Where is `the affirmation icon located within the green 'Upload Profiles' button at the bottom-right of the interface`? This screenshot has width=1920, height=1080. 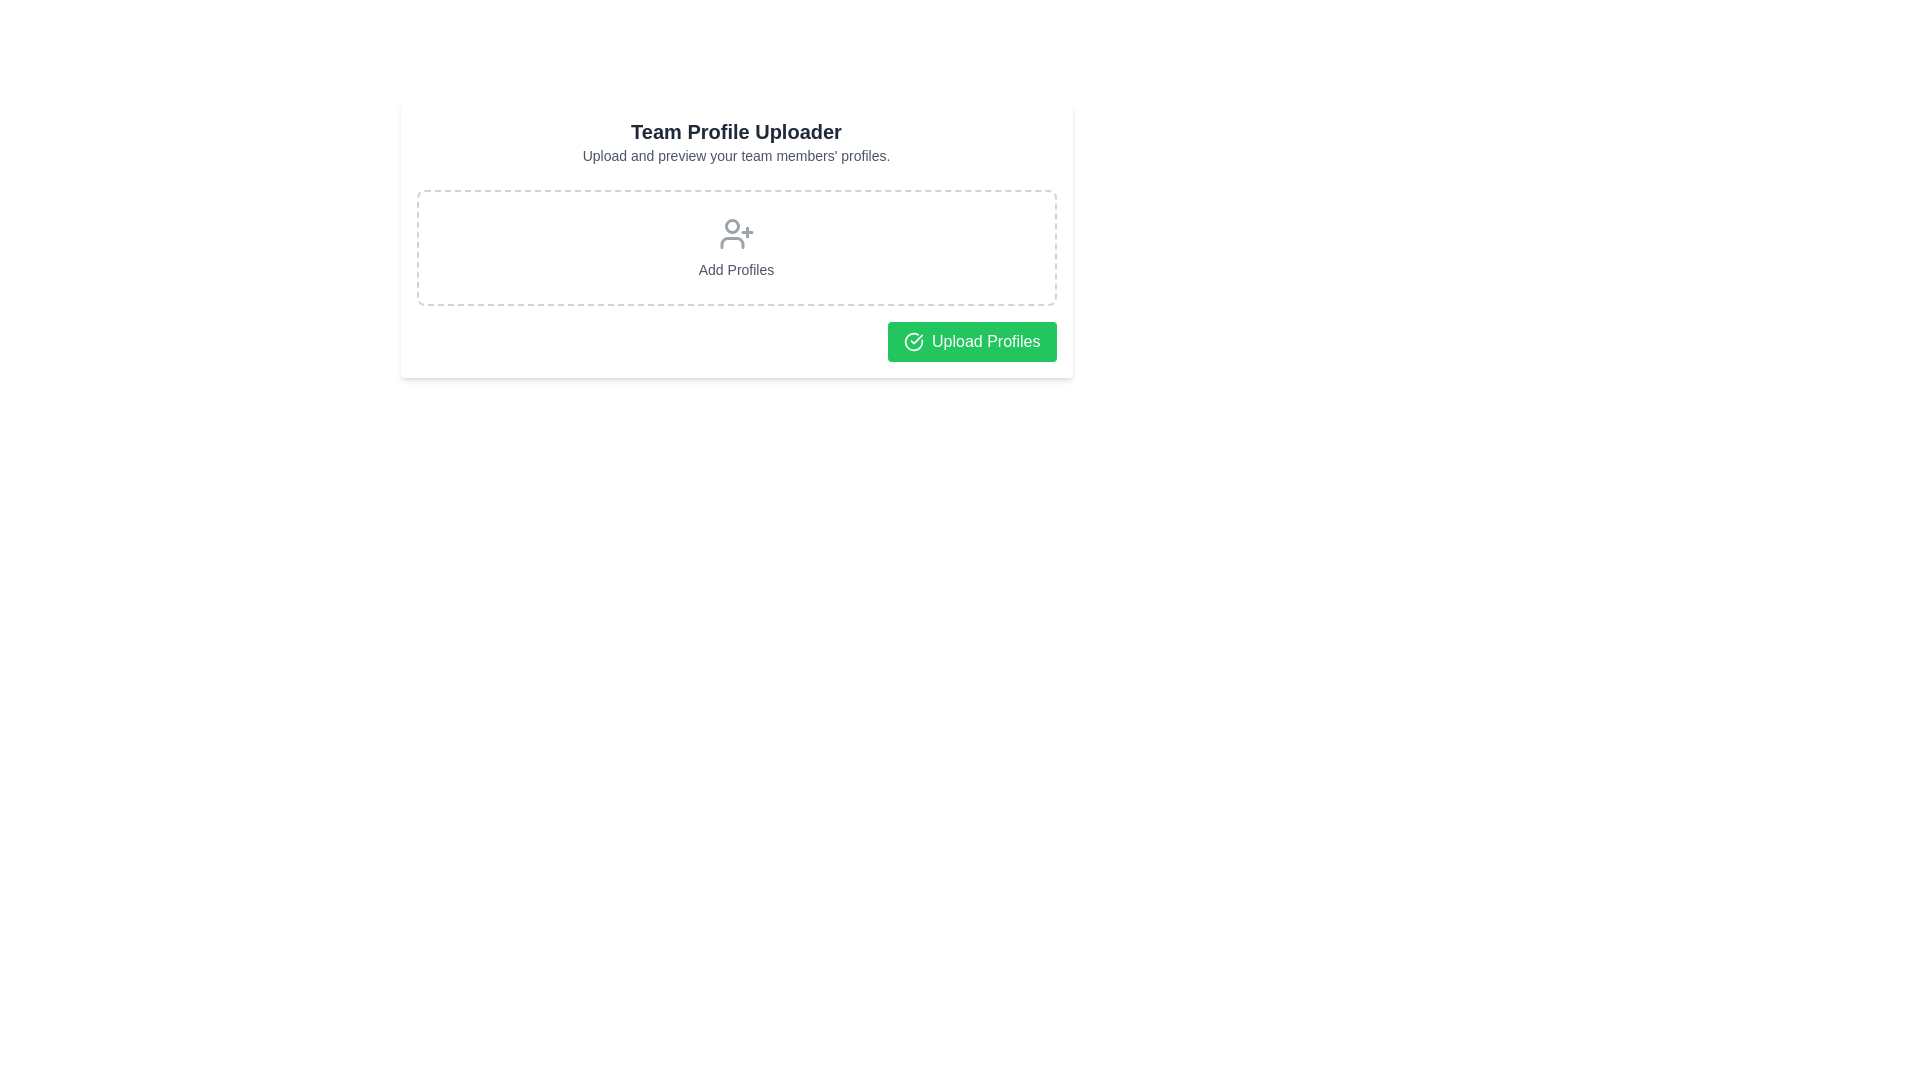 the affirmation icon located within the green 'Upload Profiles' button at the bottom-right of the interface is located at coordinates (912, 341).